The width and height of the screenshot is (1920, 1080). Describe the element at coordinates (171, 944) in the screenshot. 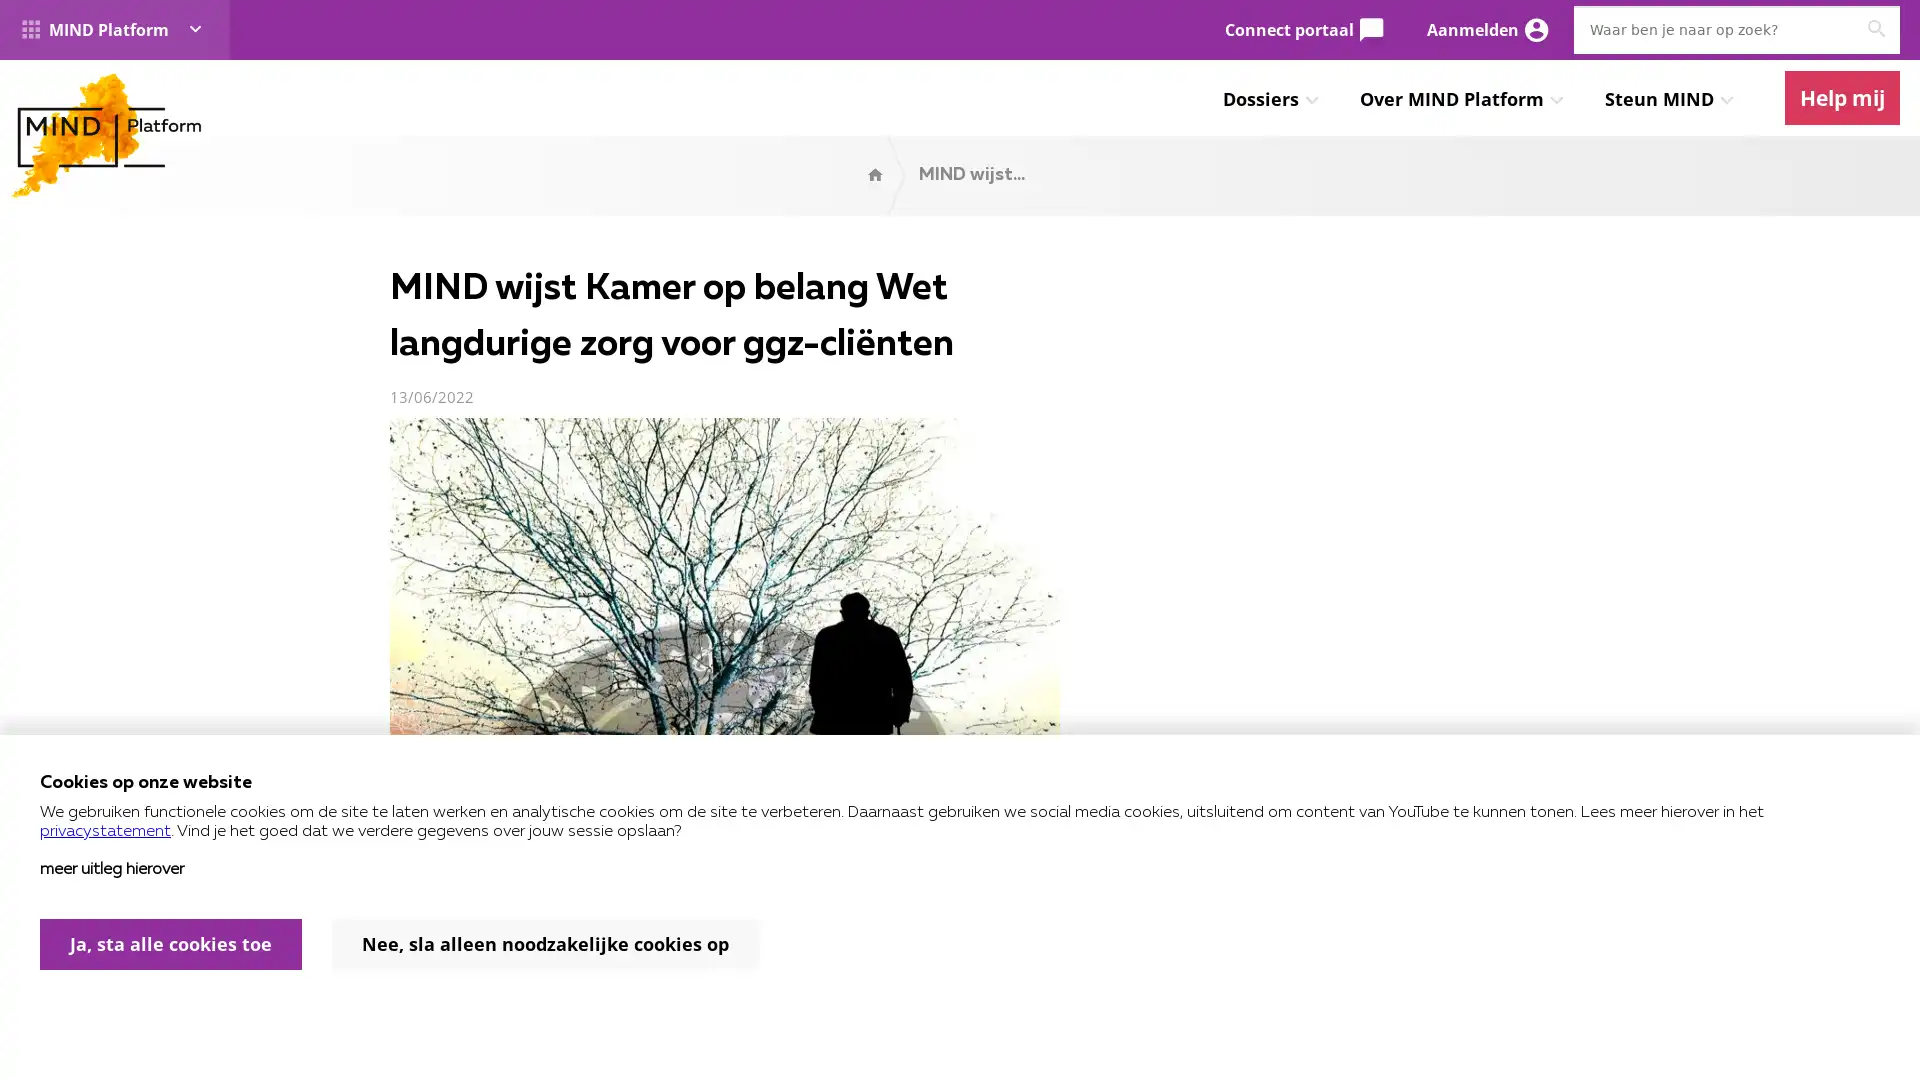

I see `Ja, sta alle cookies toe` at that location.